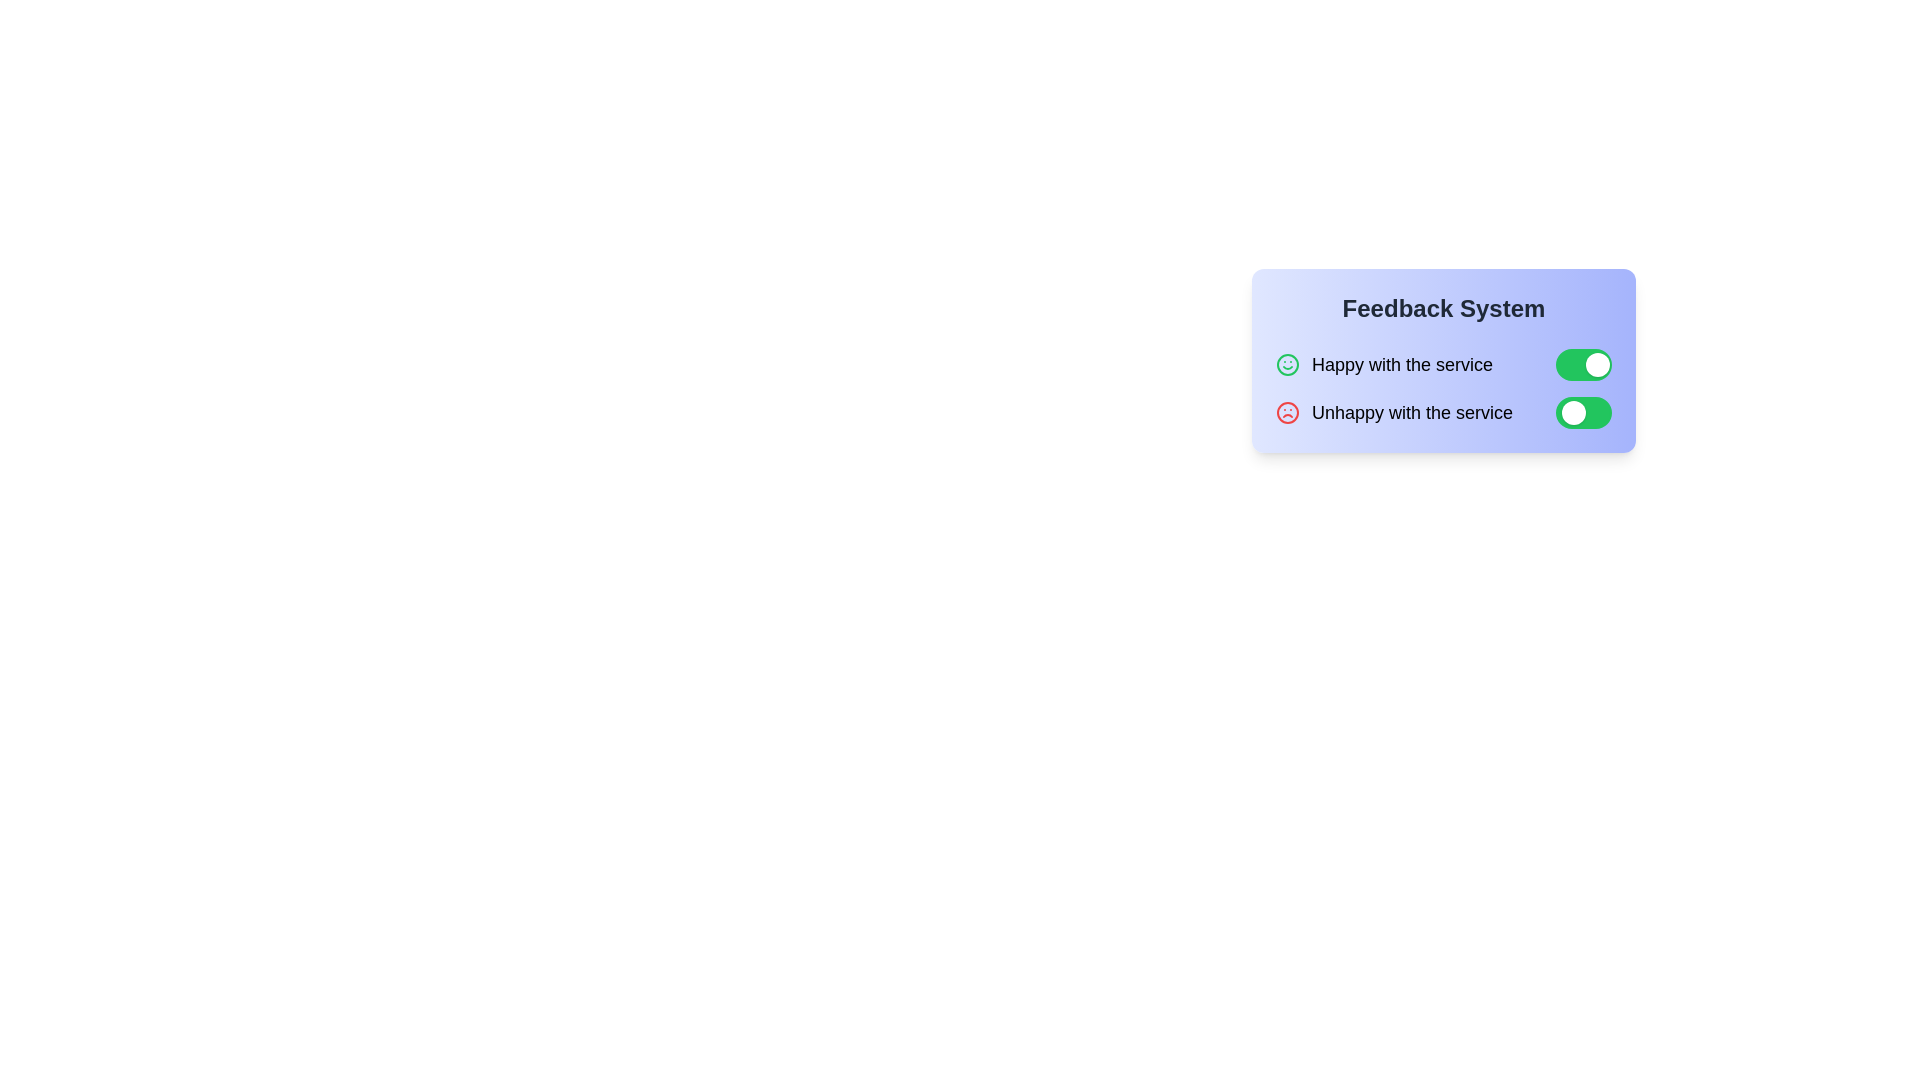  I want to click on the toggle switch located to the right of the text 'Unhappy with the service', so click(1583, 411).